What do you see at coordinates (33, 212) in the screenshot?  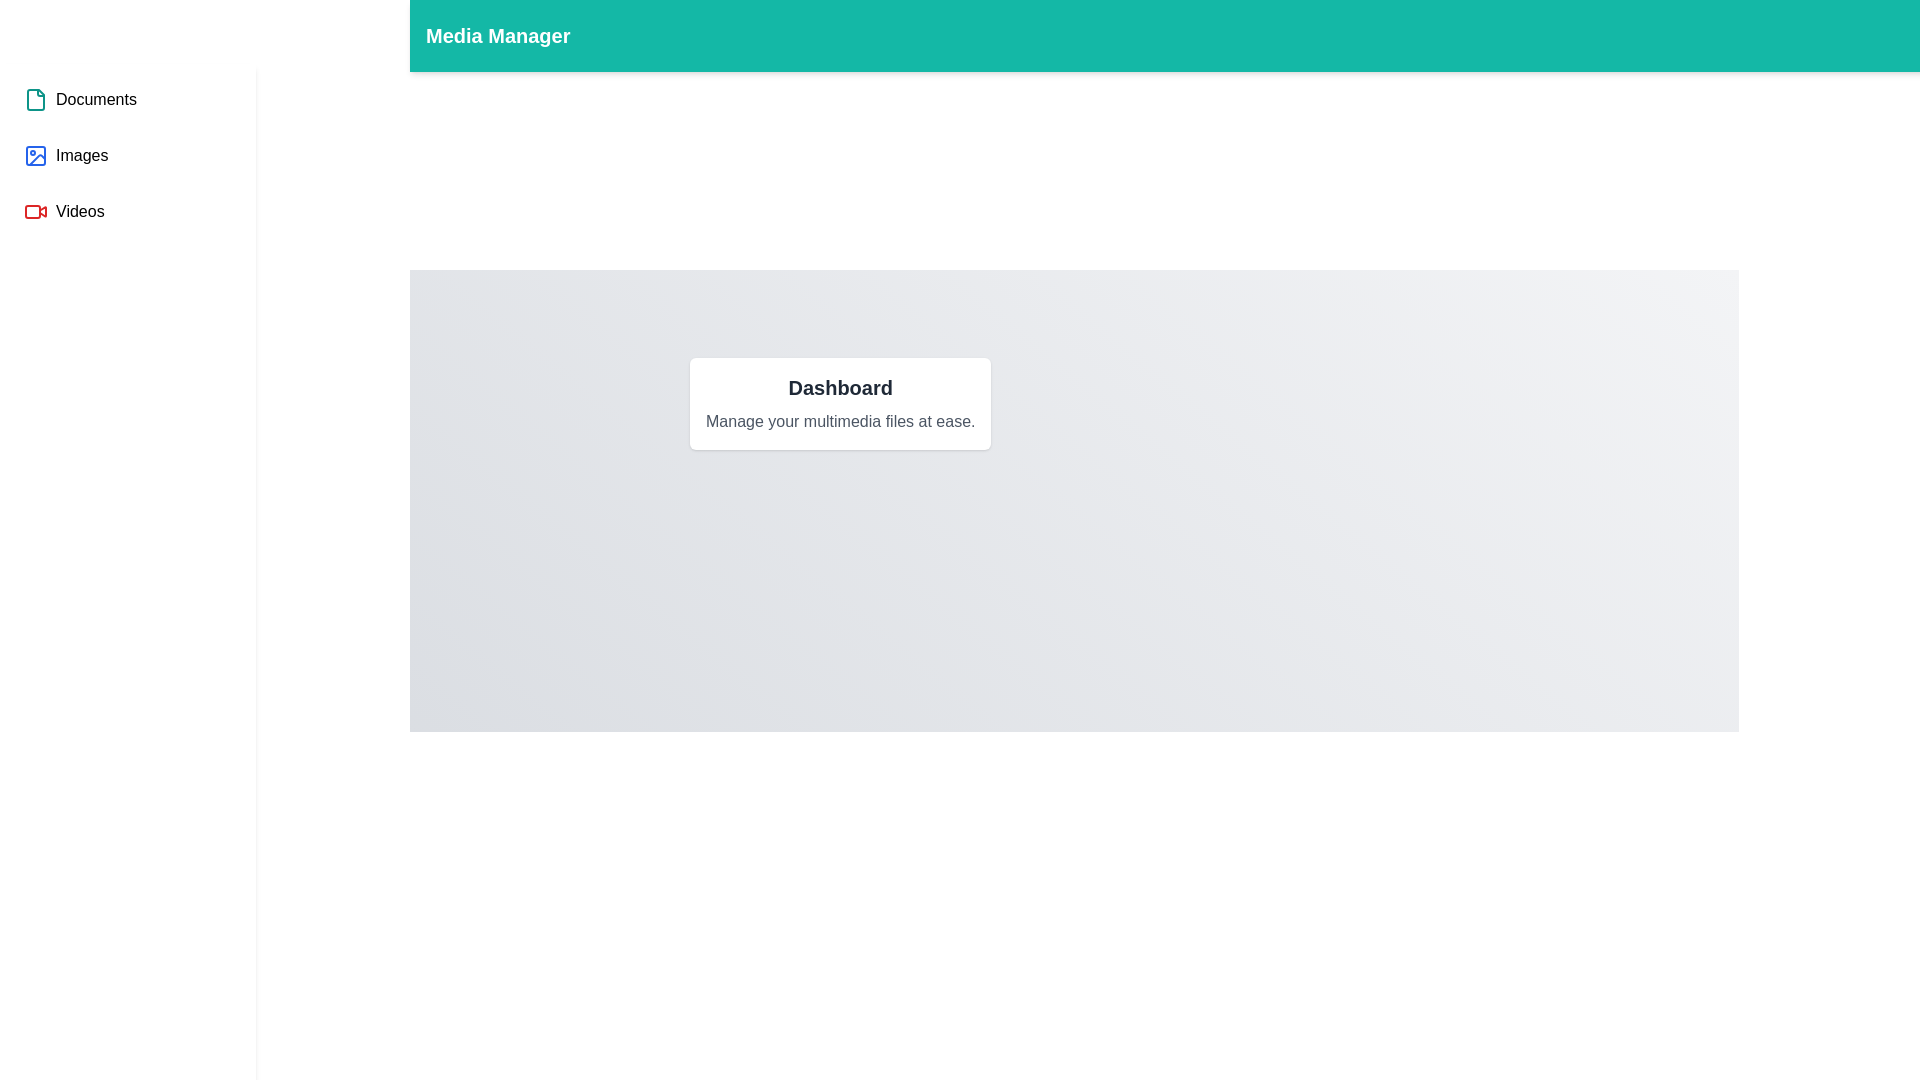 I see `the video camera icon in the sidebar menu, which is visually represented by a rounded rectangle and is located next to the text 'Videos'` at bounding box center [33, 212].